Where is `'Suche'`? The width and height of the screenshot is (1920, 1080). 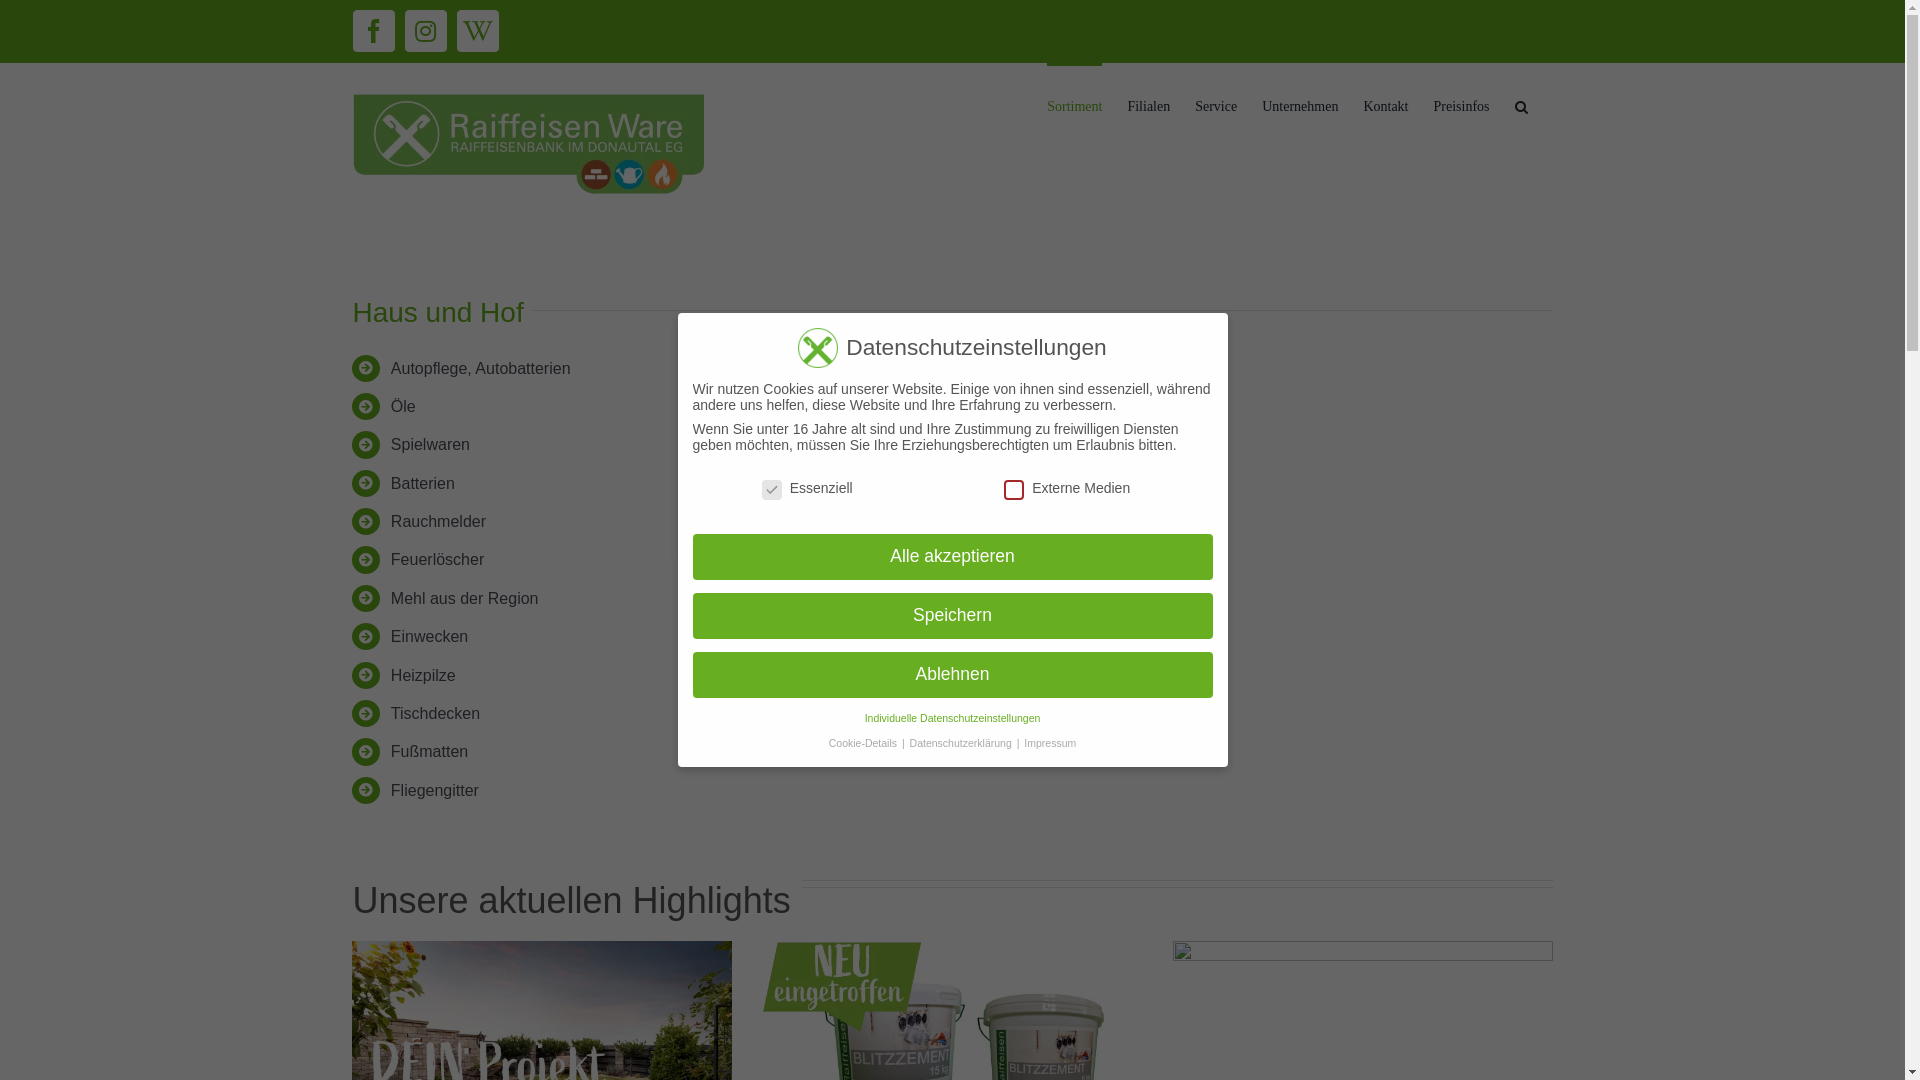
'Suche' is located at coordinates (1520, 104).